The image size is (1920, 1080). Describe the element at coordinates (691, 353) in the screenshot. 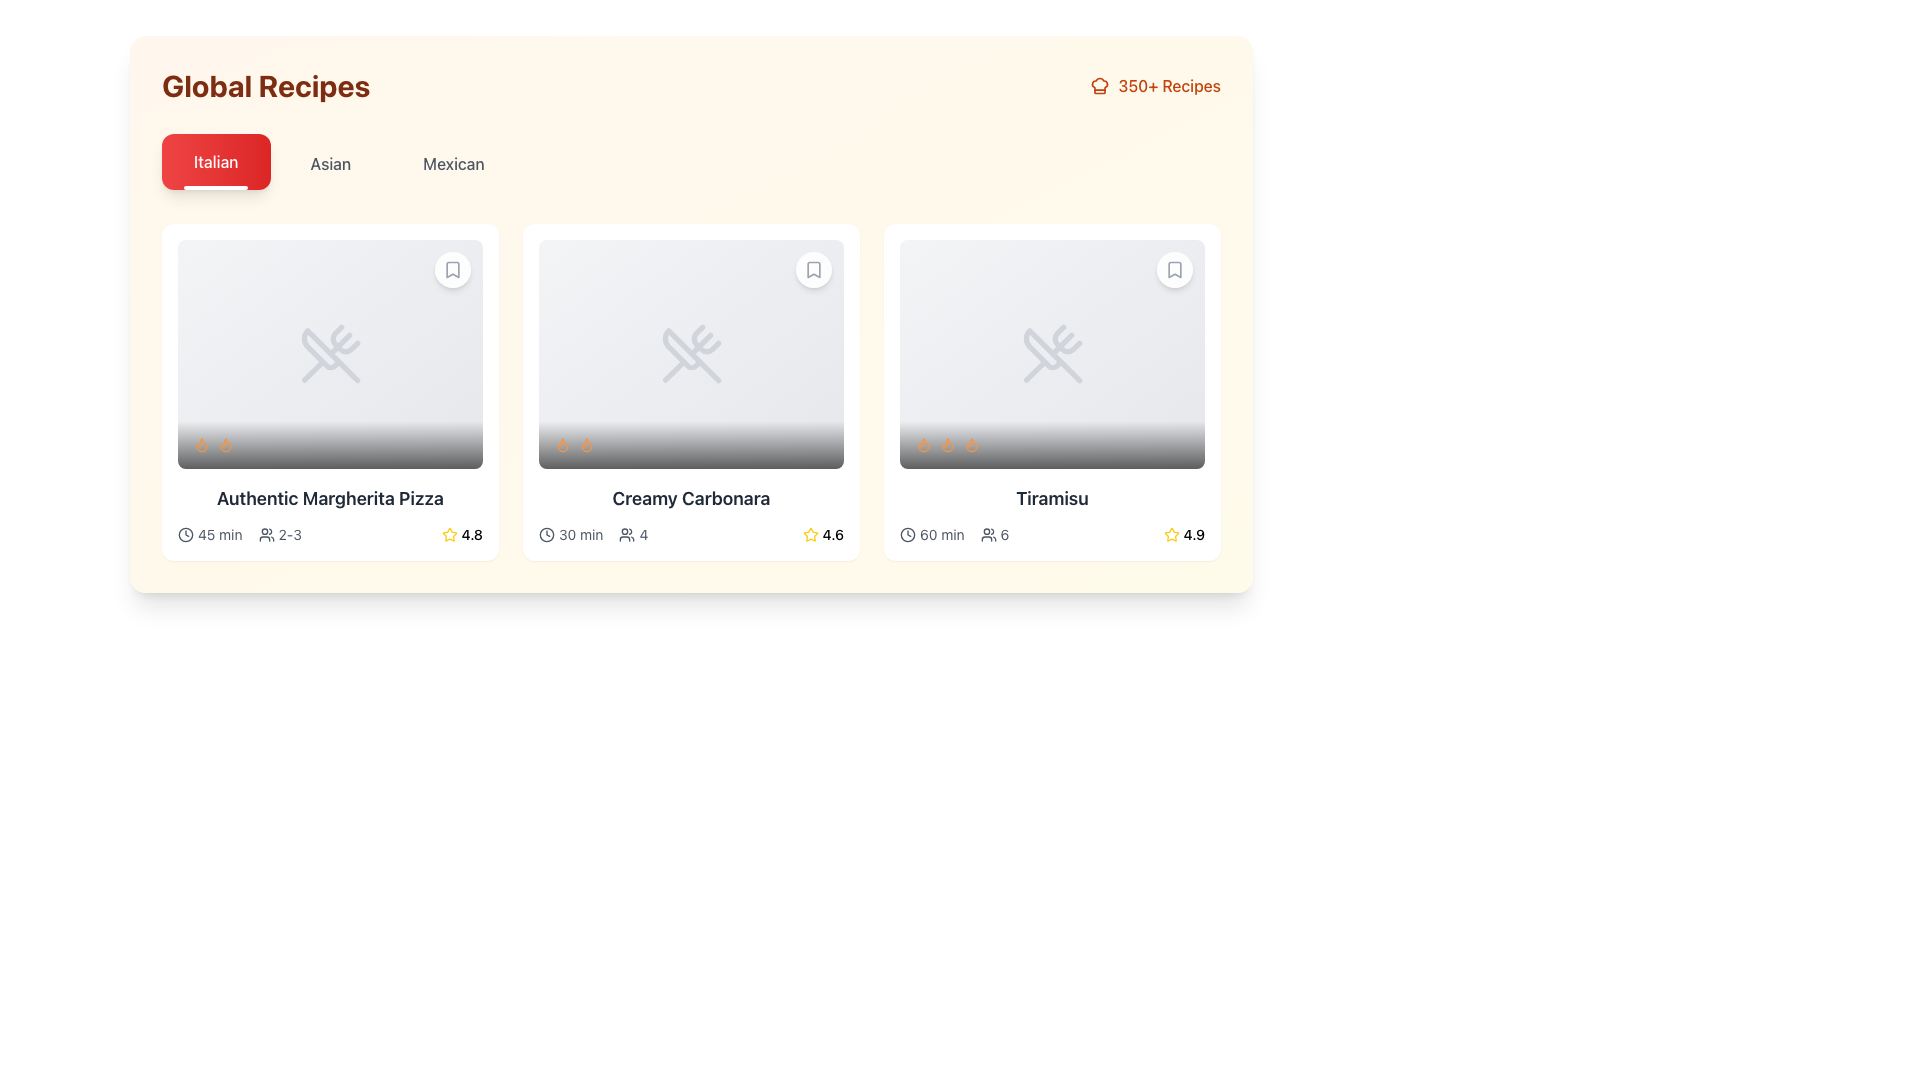

I see `the image placeholder panel with rounded corners featuring crossed utensils in the center, located in the second recipe card under the 'Italian' tab in the 'Global Recipes' section` at that location.